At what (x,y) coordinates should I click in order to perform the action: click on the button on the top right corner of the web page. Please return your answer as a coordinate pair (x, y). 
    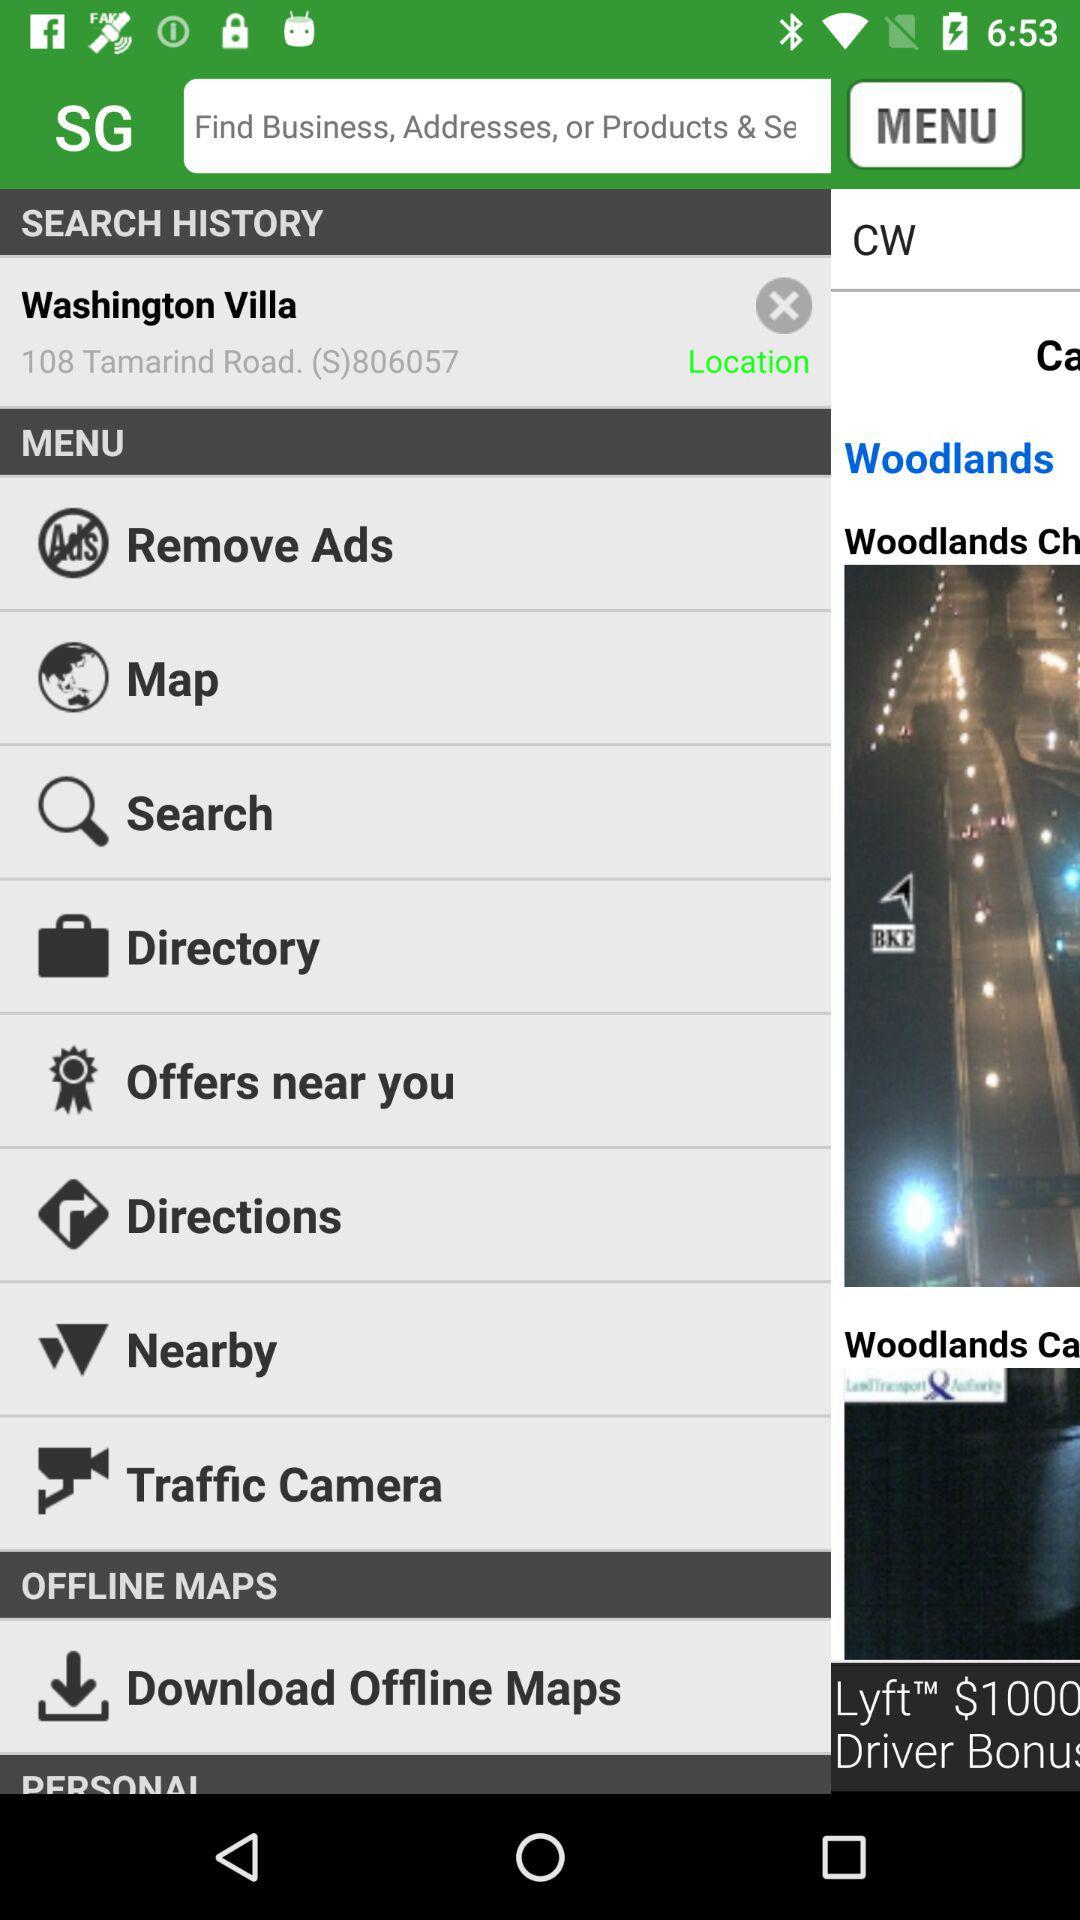
    Looking at the image, I should click on (936, 124).